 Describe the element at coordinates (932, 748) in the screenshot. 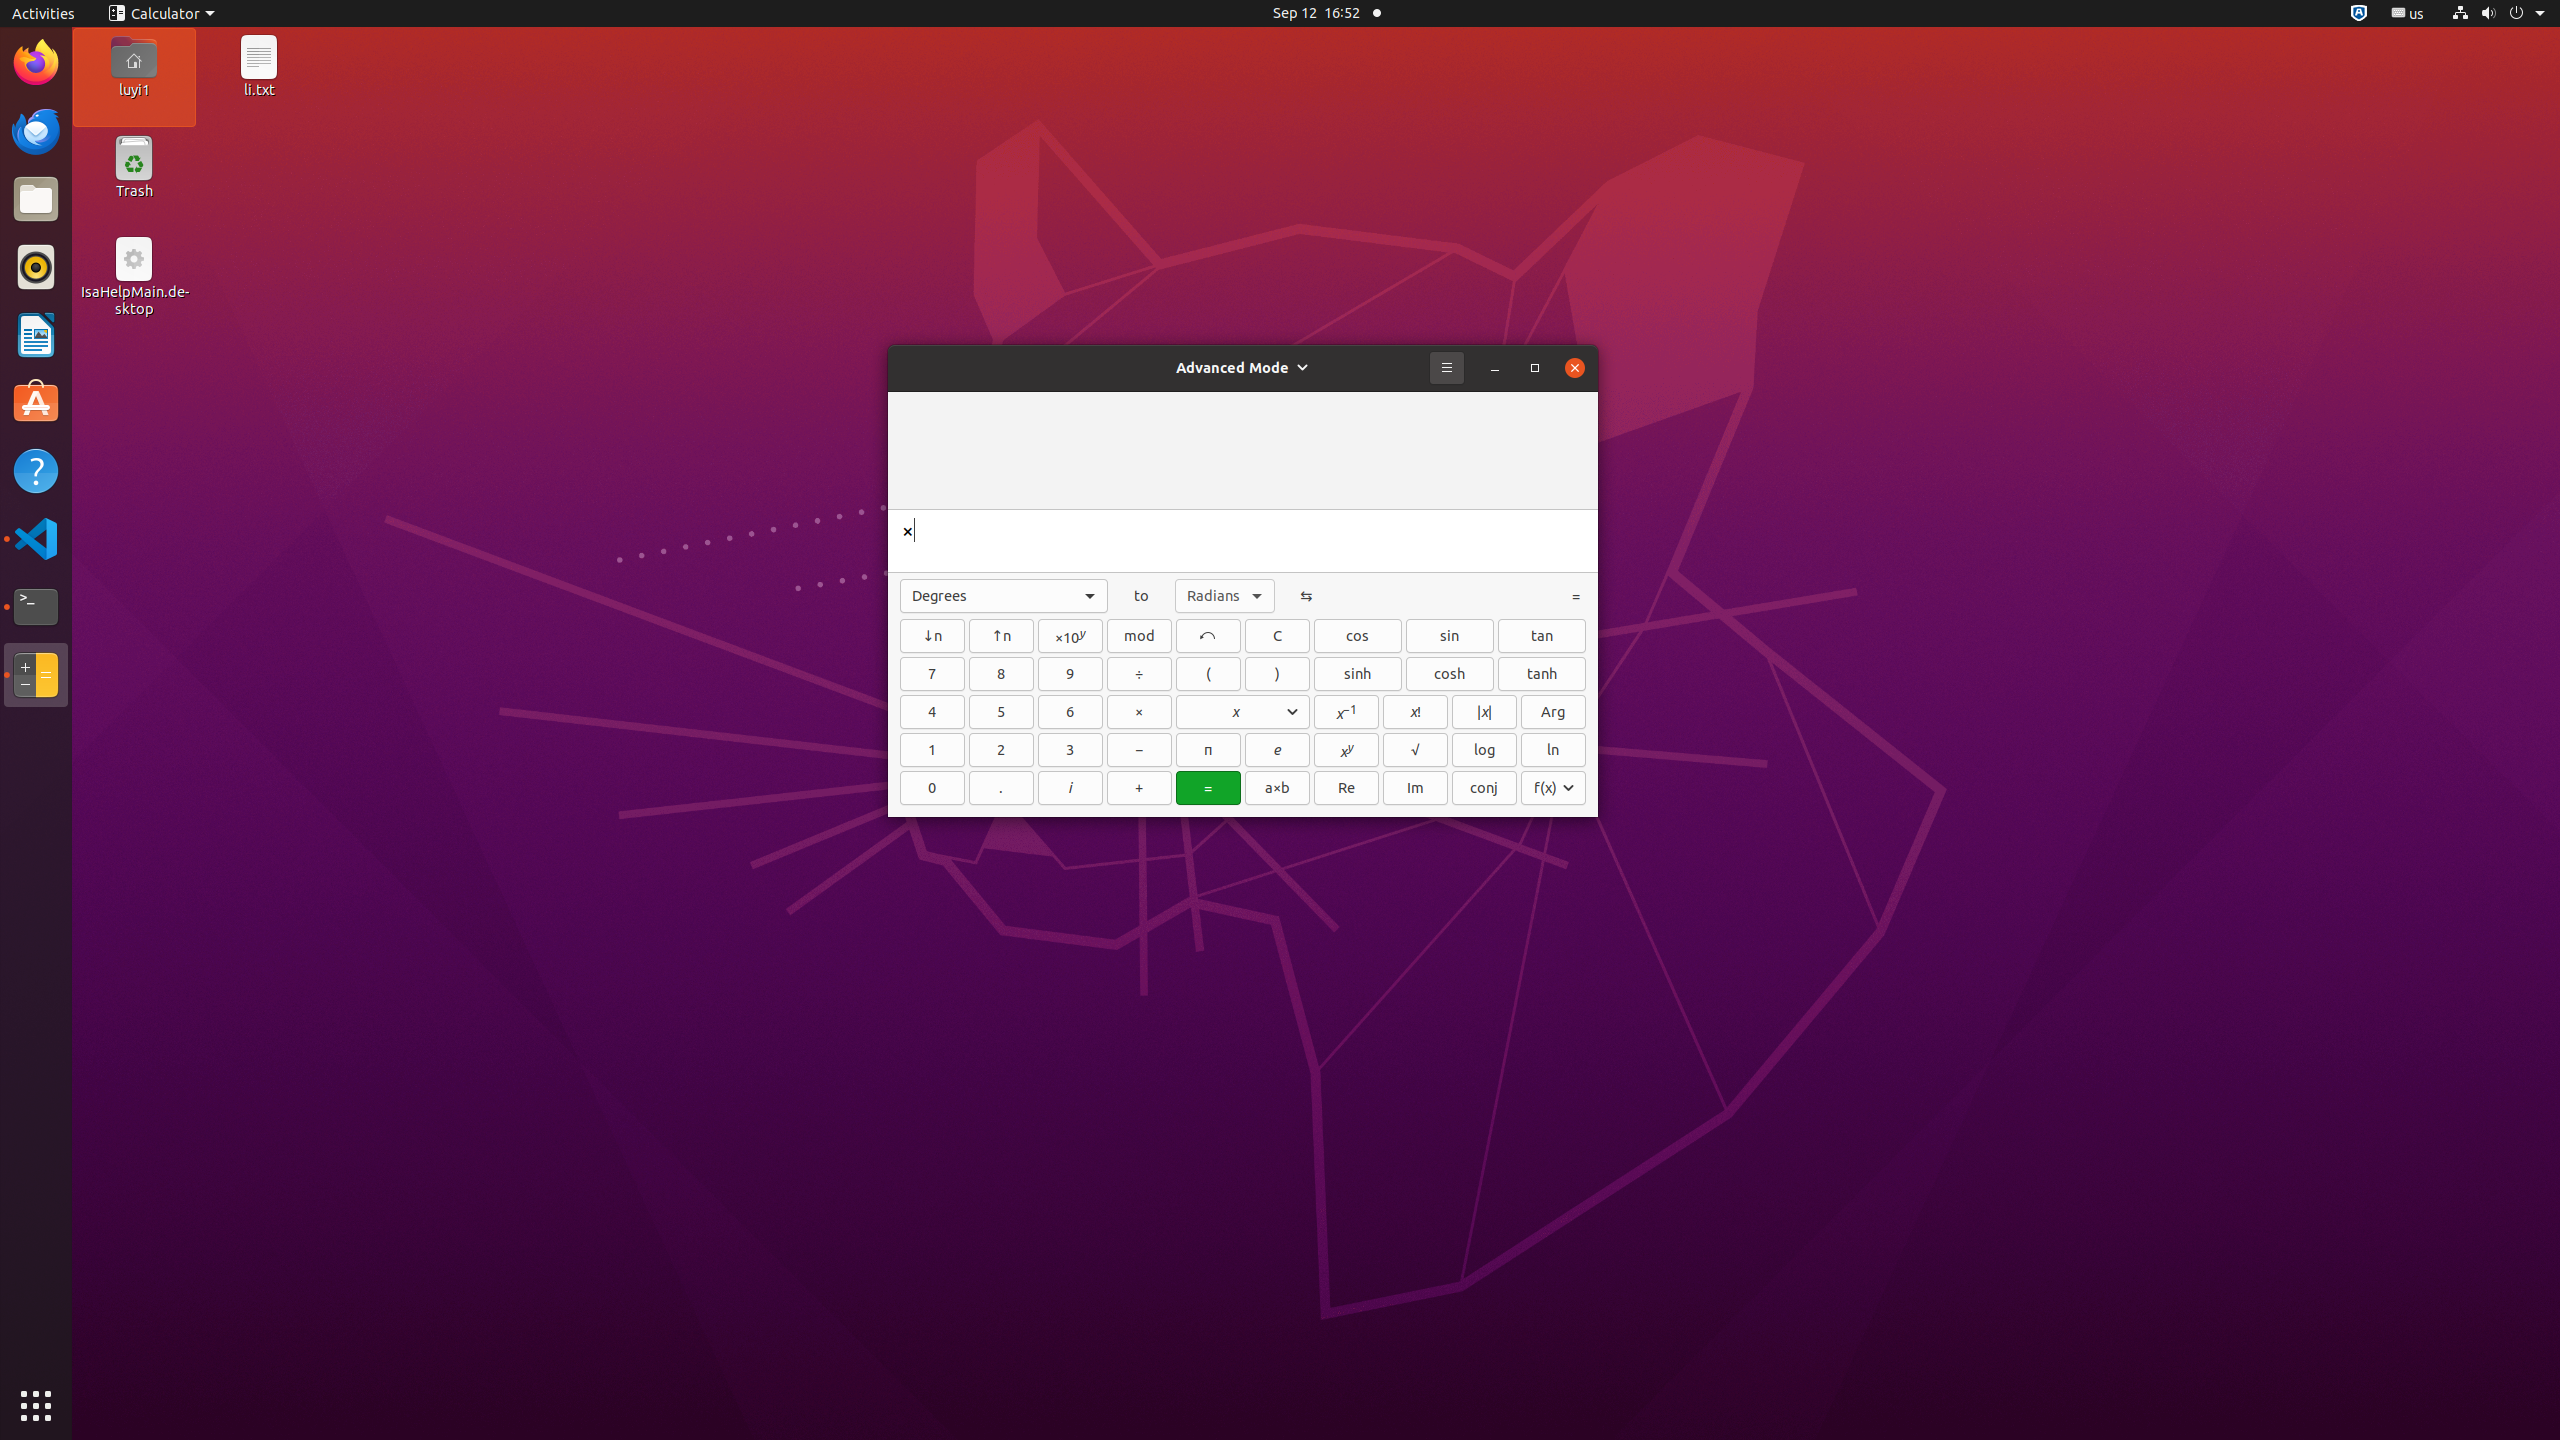

I see `'1'` at that location.